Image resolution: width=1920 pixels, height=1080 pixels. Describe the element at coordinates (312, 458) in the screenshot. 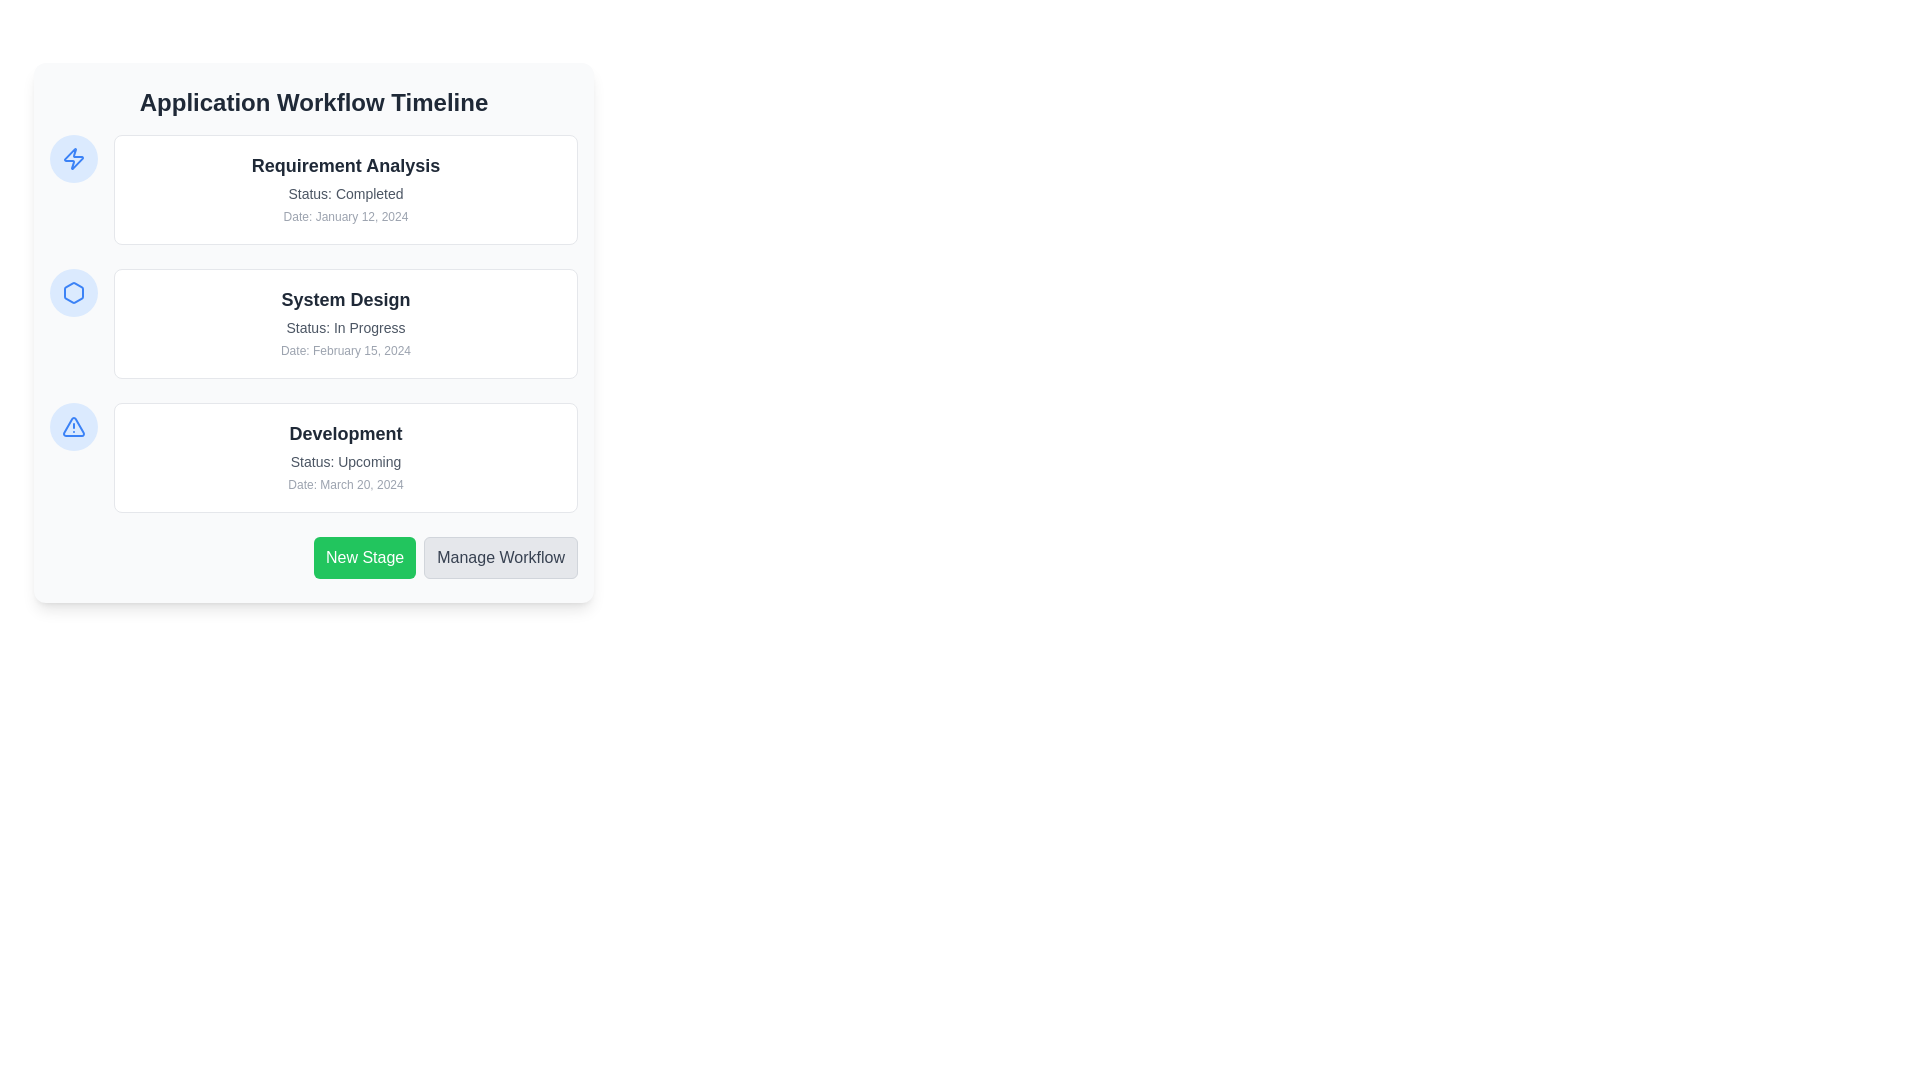

I see `information displayed in the third informational panel that indicates the status 'Upcoming' and the date 'March 20, 2024'` at that location.